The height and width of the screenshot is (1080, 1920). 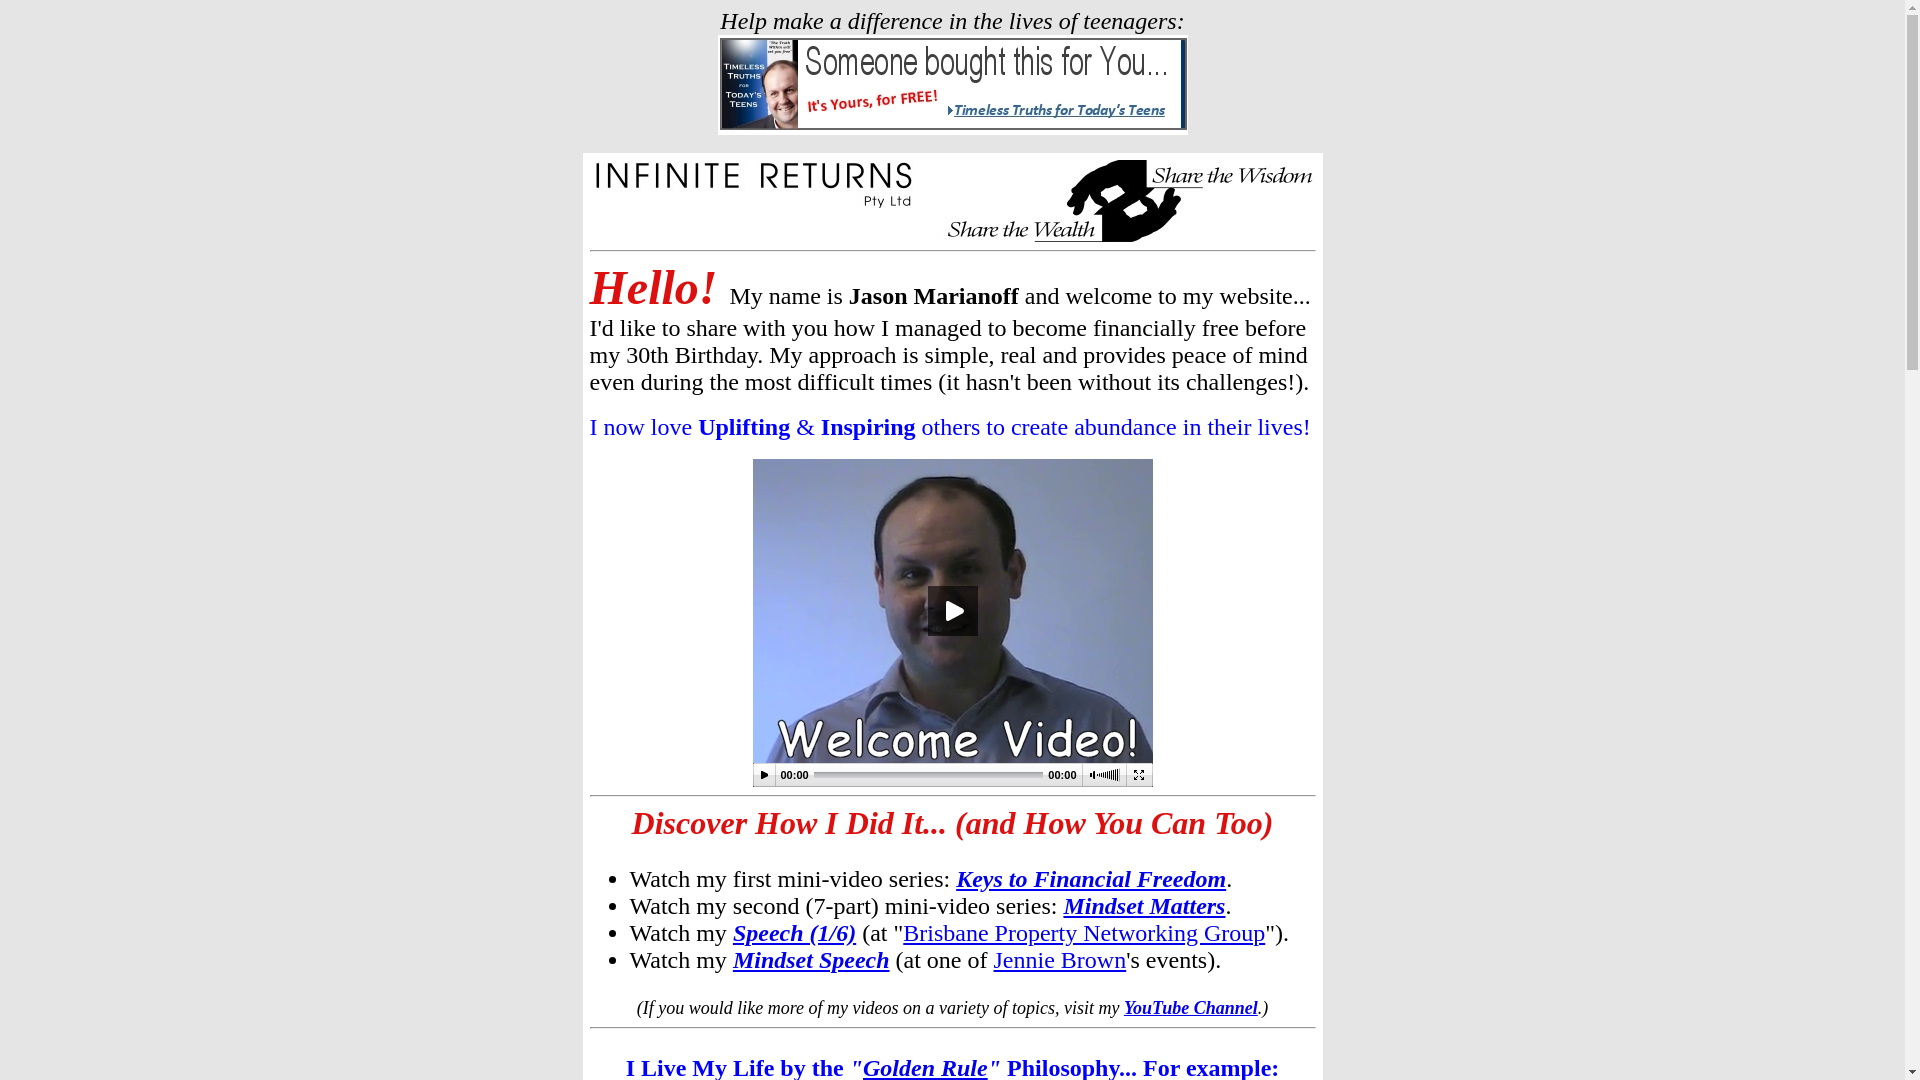 I want to click on 'Brisbane Property Networking Group', so click(x=1083, y=933).